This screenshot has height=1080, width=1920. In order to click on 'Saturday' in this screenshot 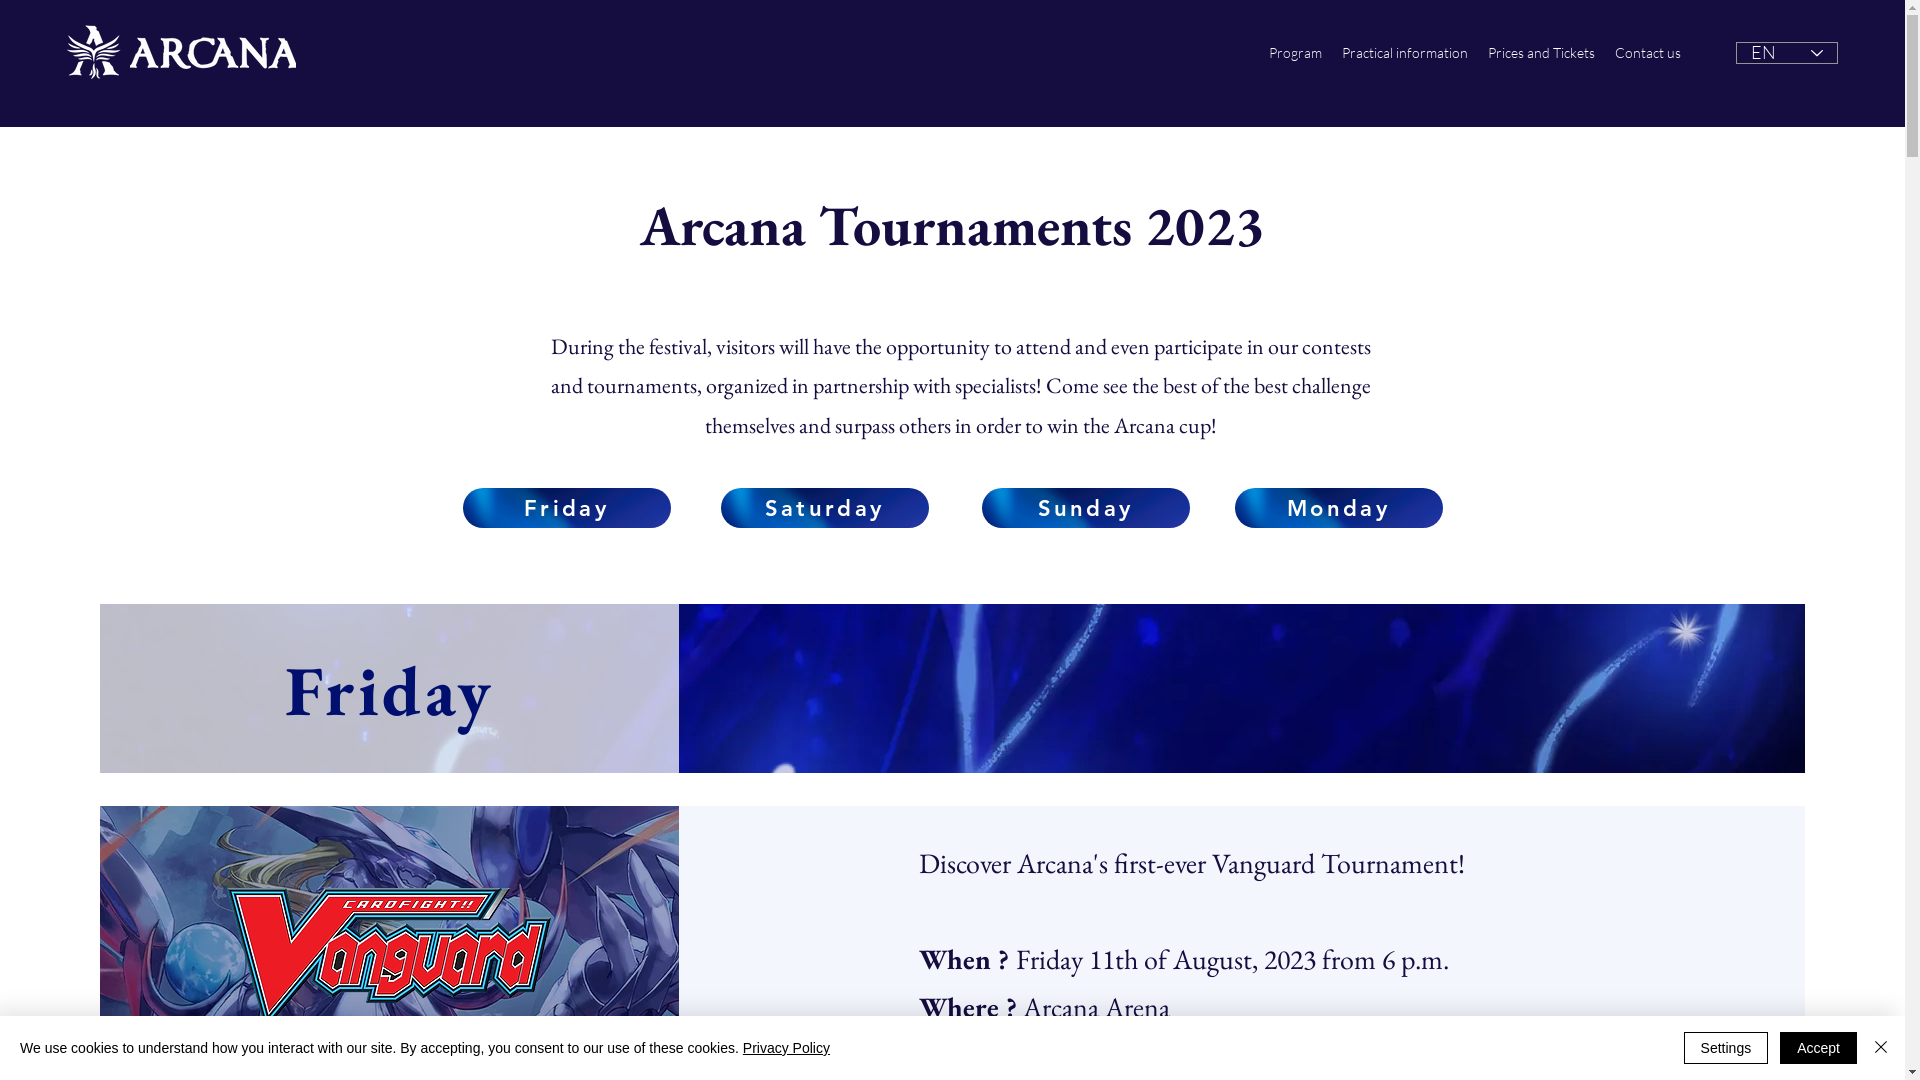, I will do `click(824, 507)`.